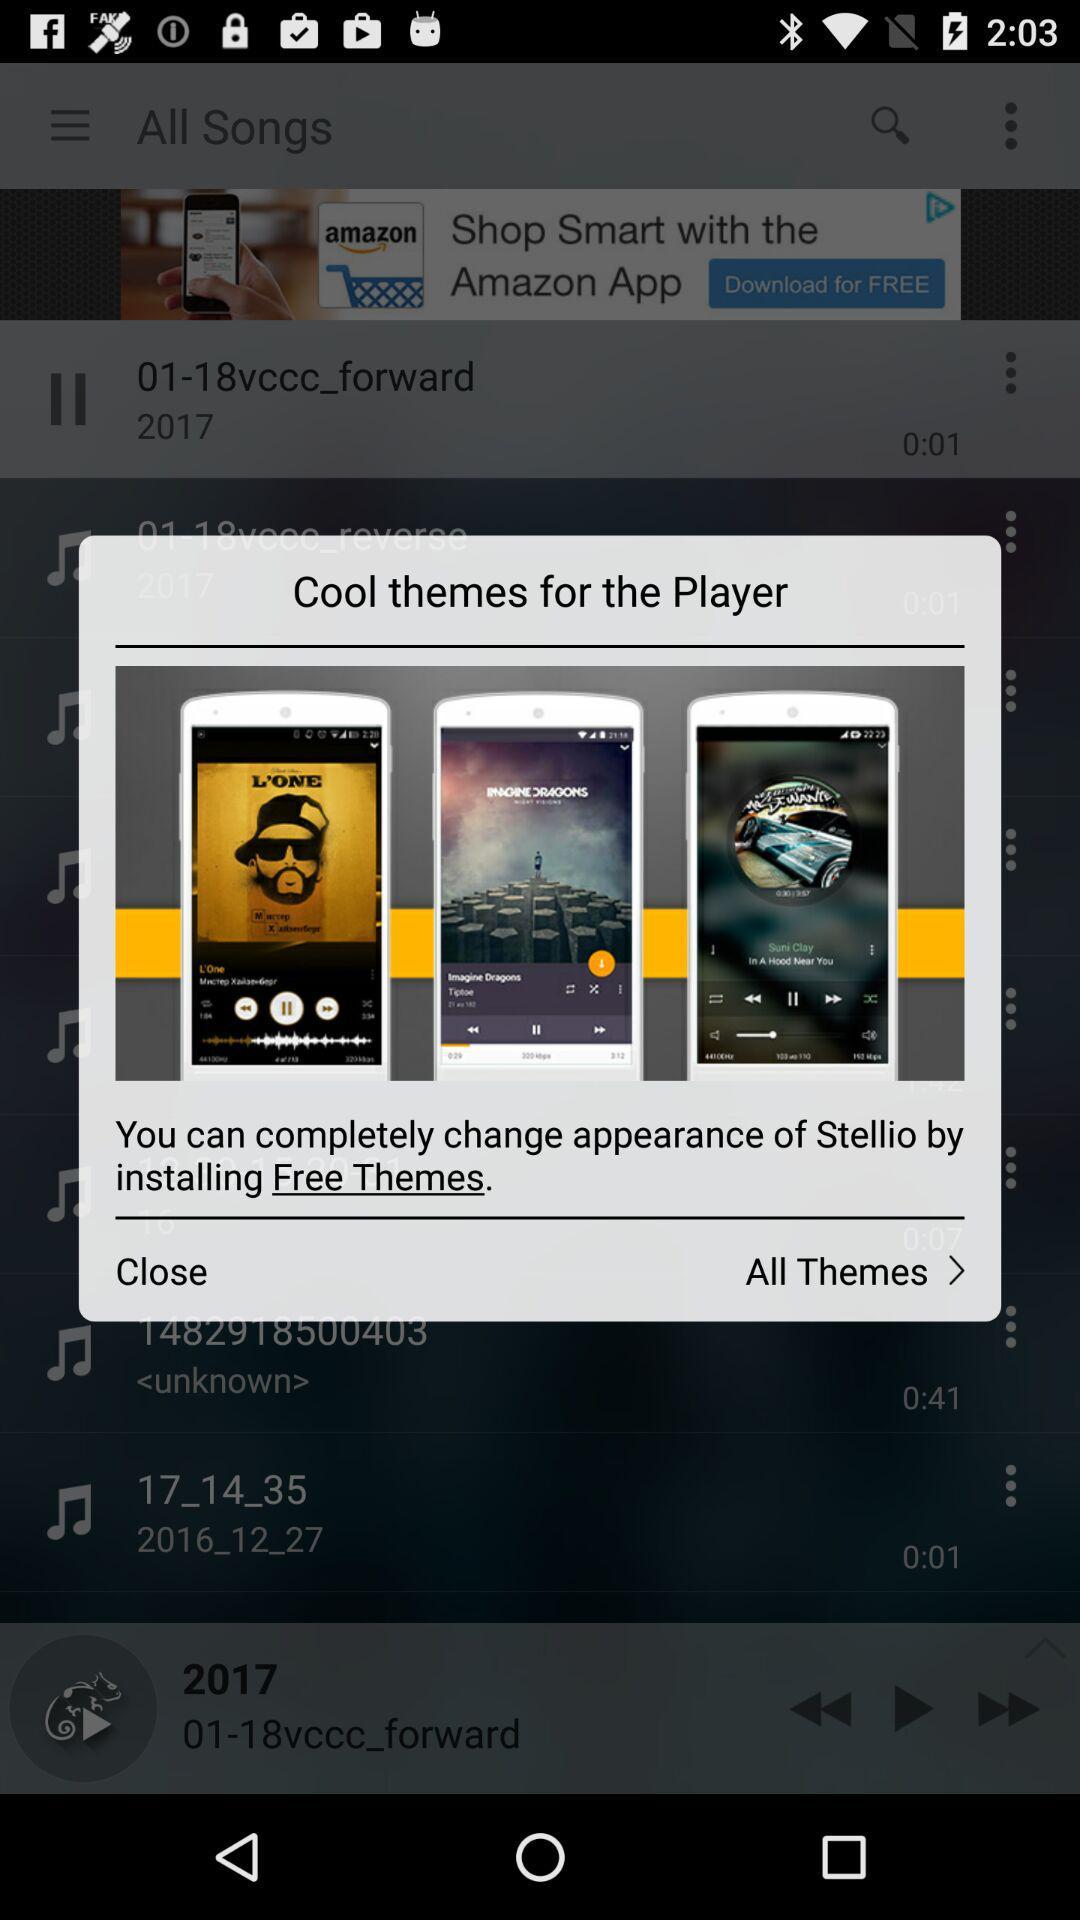  What do you see at coordinates (309, 1269) in the screenshot?
I see `the close` at bounding box center [309, 1269].